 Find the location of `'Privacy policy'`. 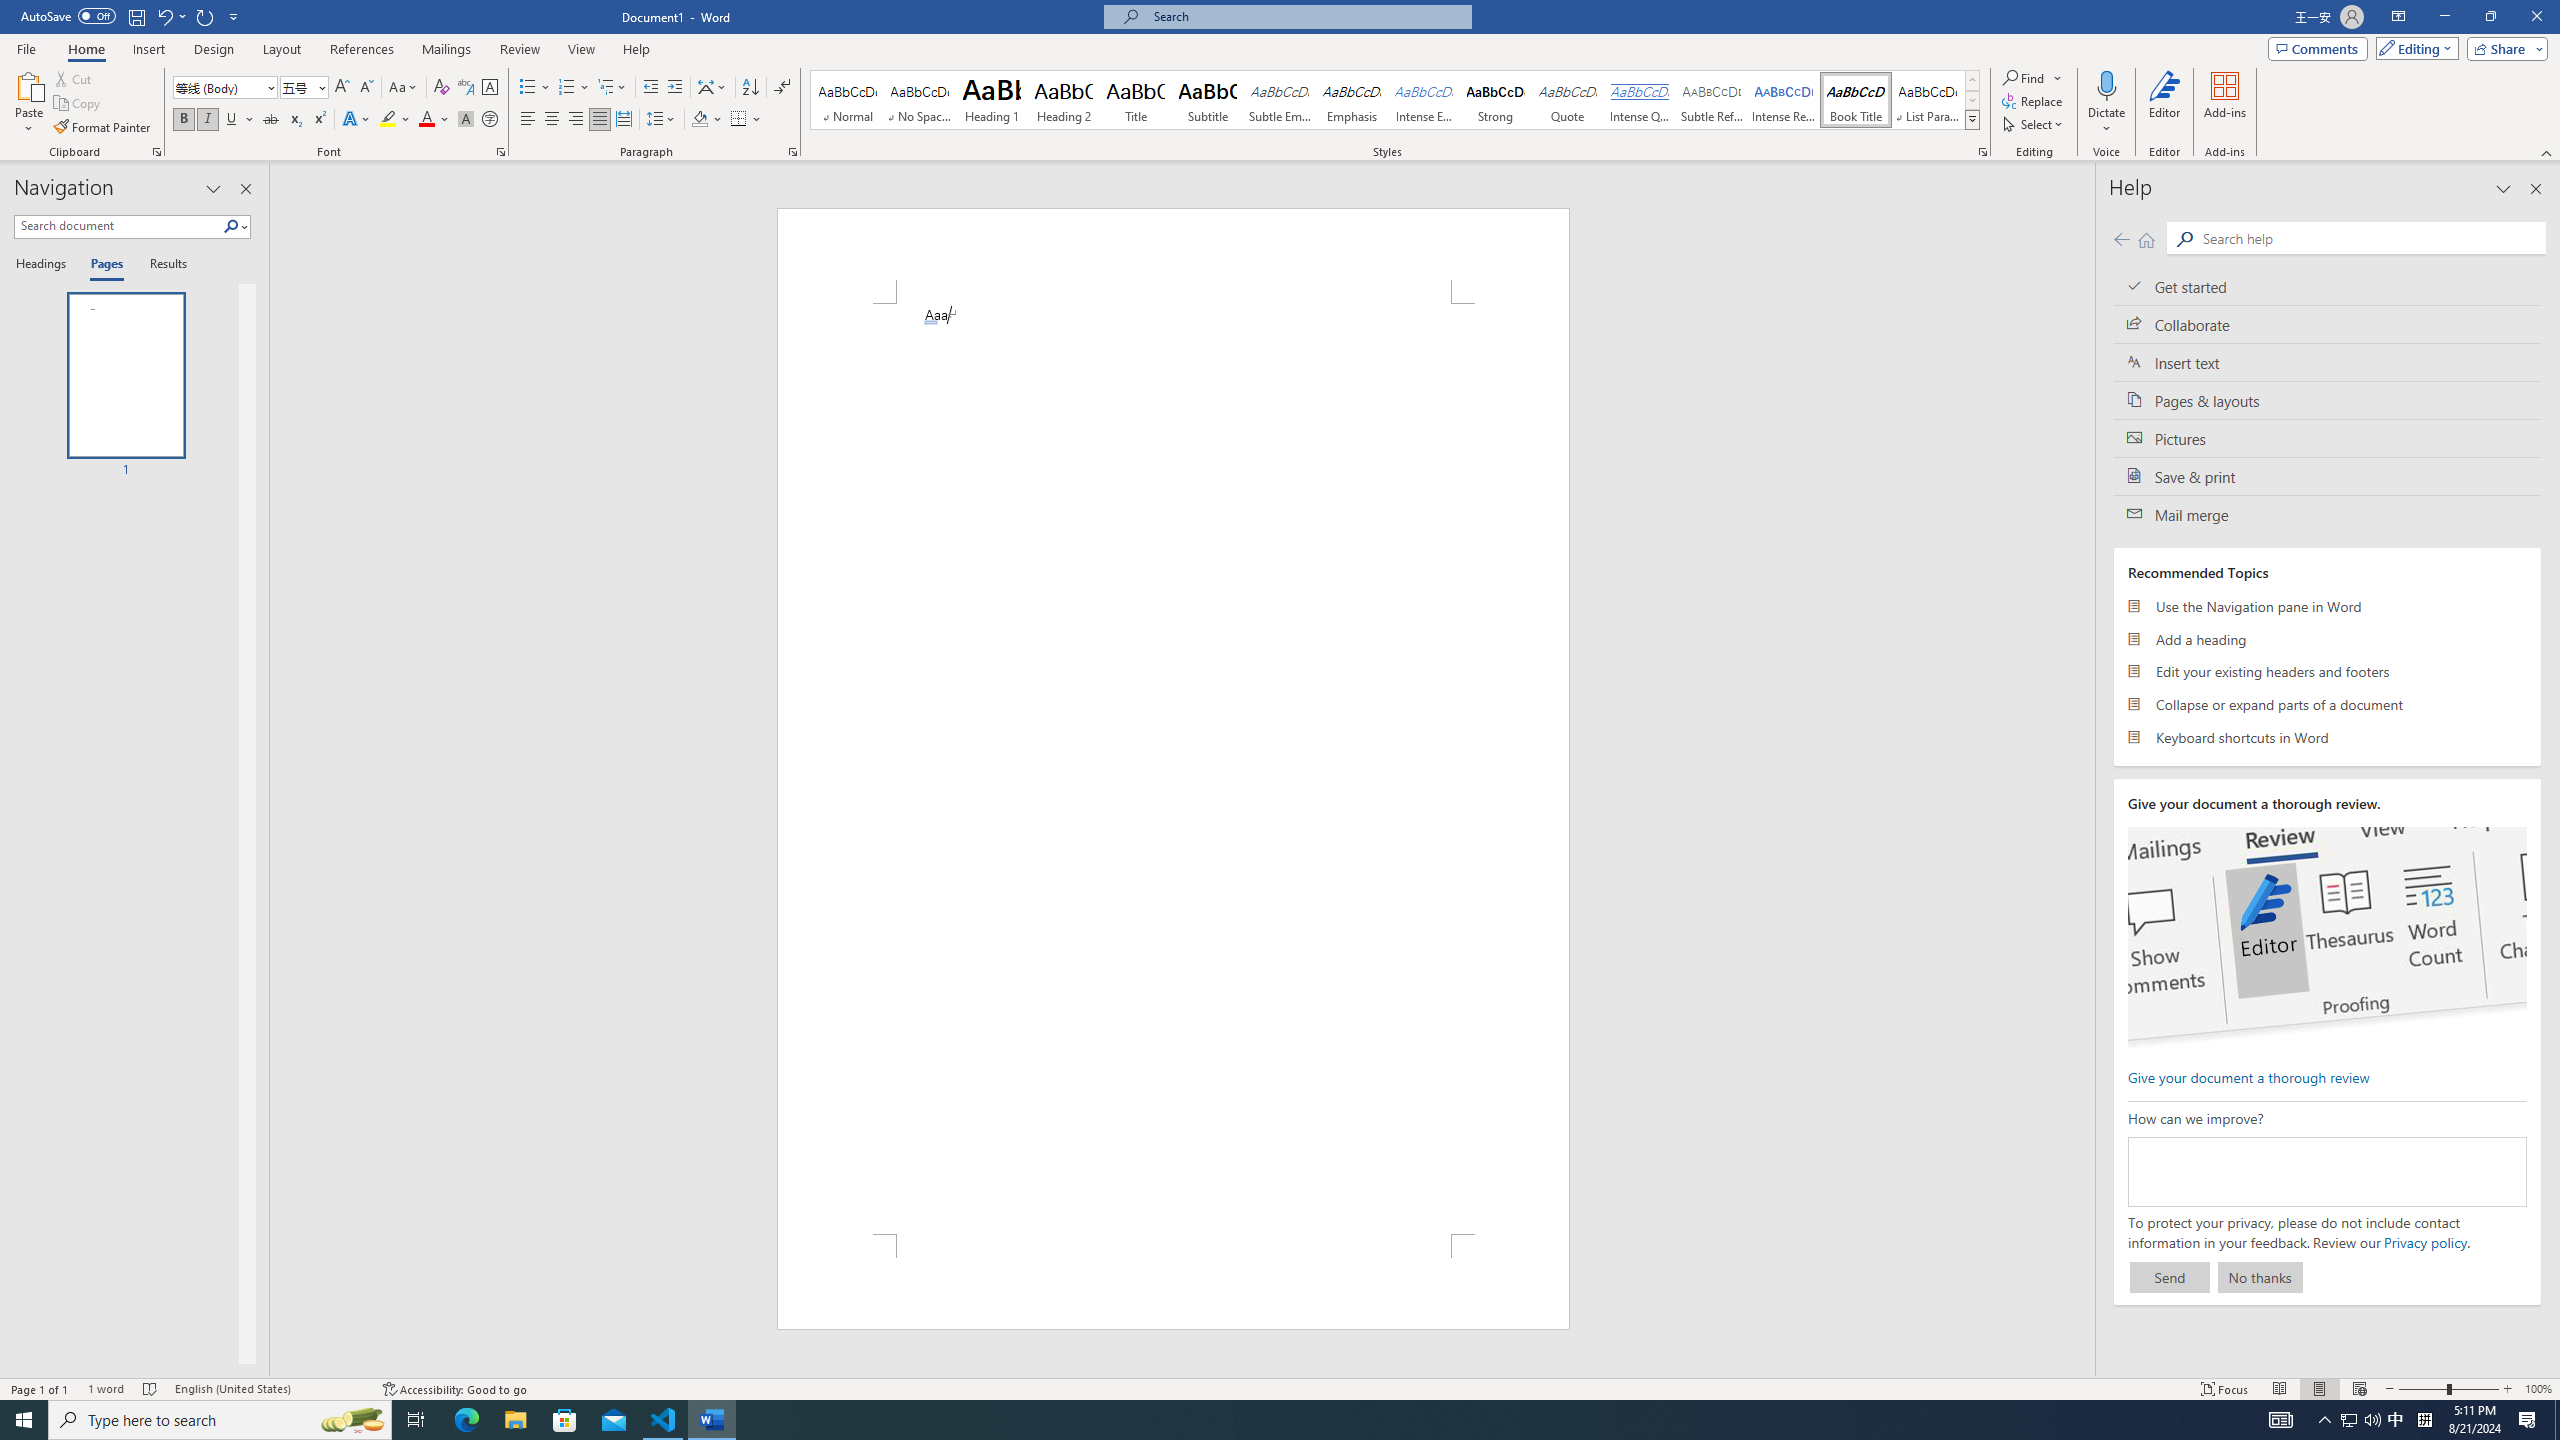

'Privacy policy' is located at coordinates (2425, 1241).